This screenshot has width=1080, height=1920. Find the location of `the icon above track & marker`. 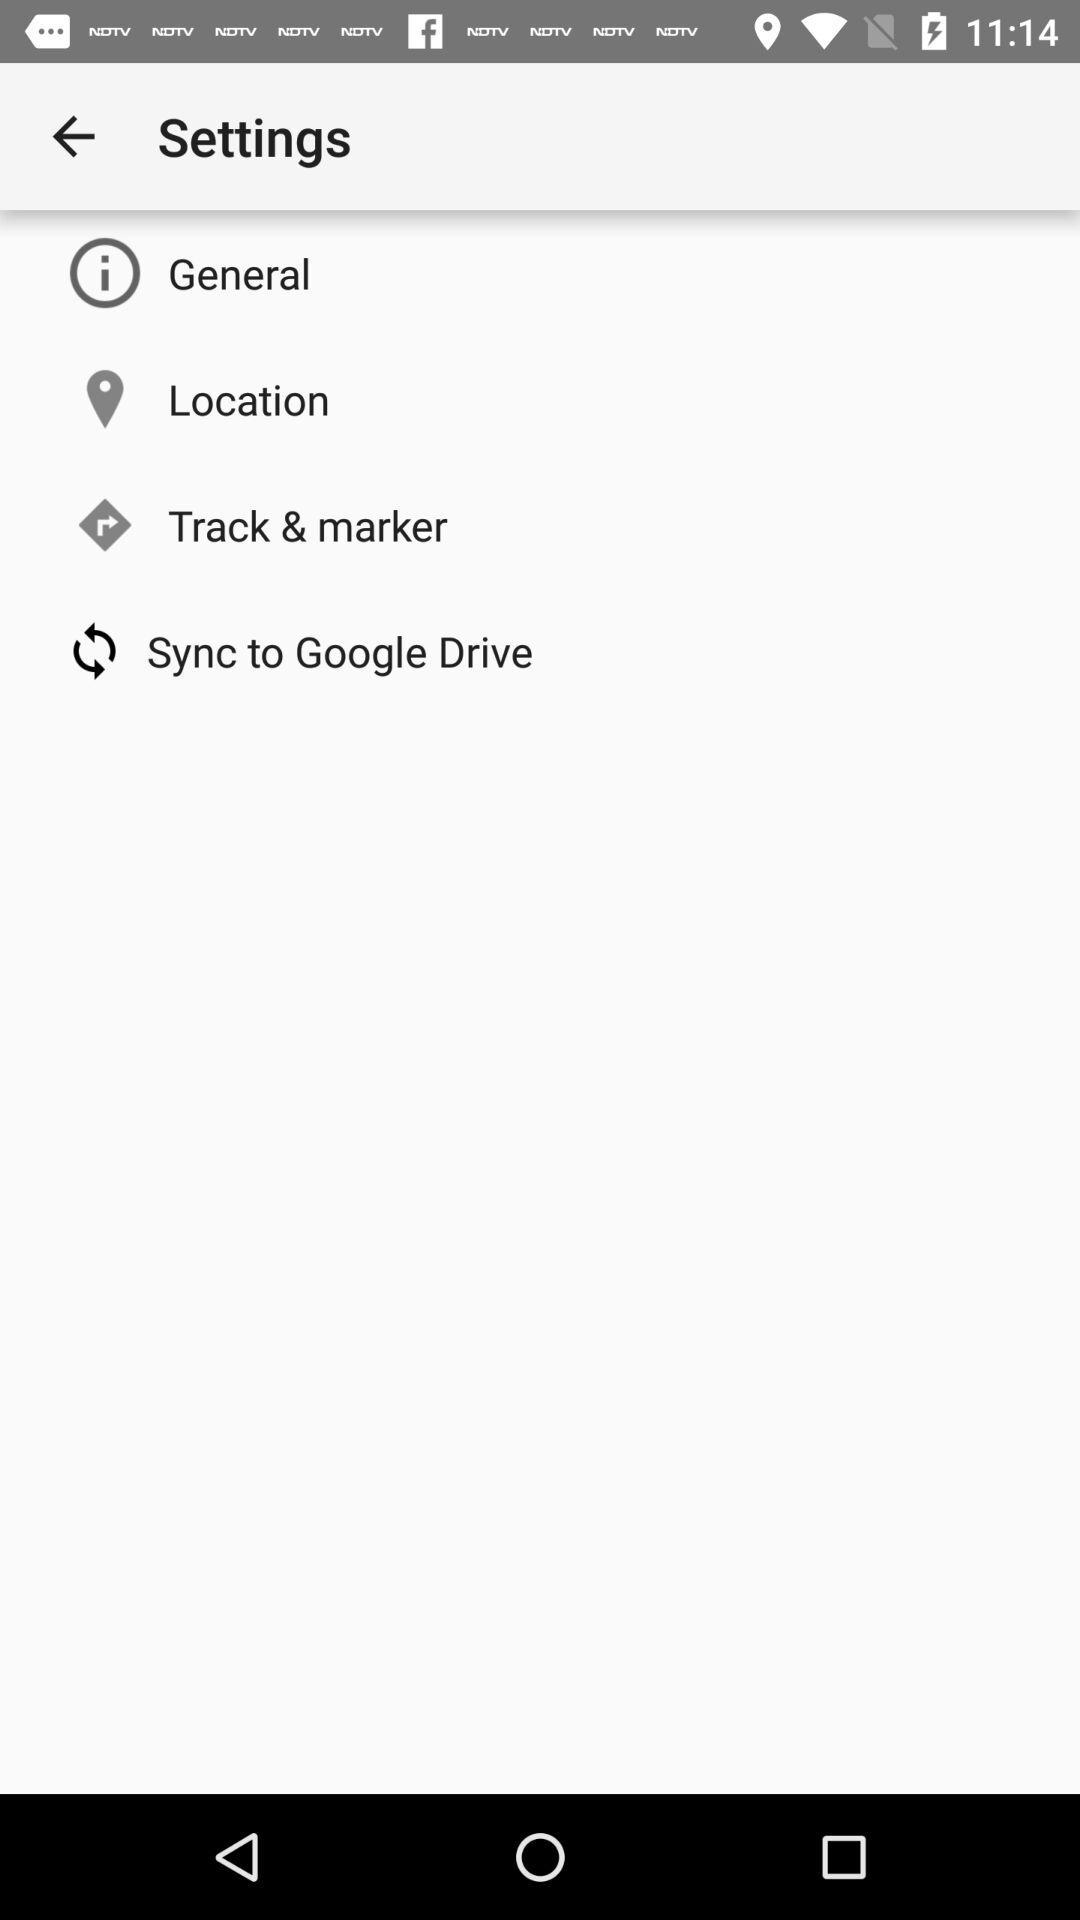

the icon above track & marker is located at coordinates (248, 398).